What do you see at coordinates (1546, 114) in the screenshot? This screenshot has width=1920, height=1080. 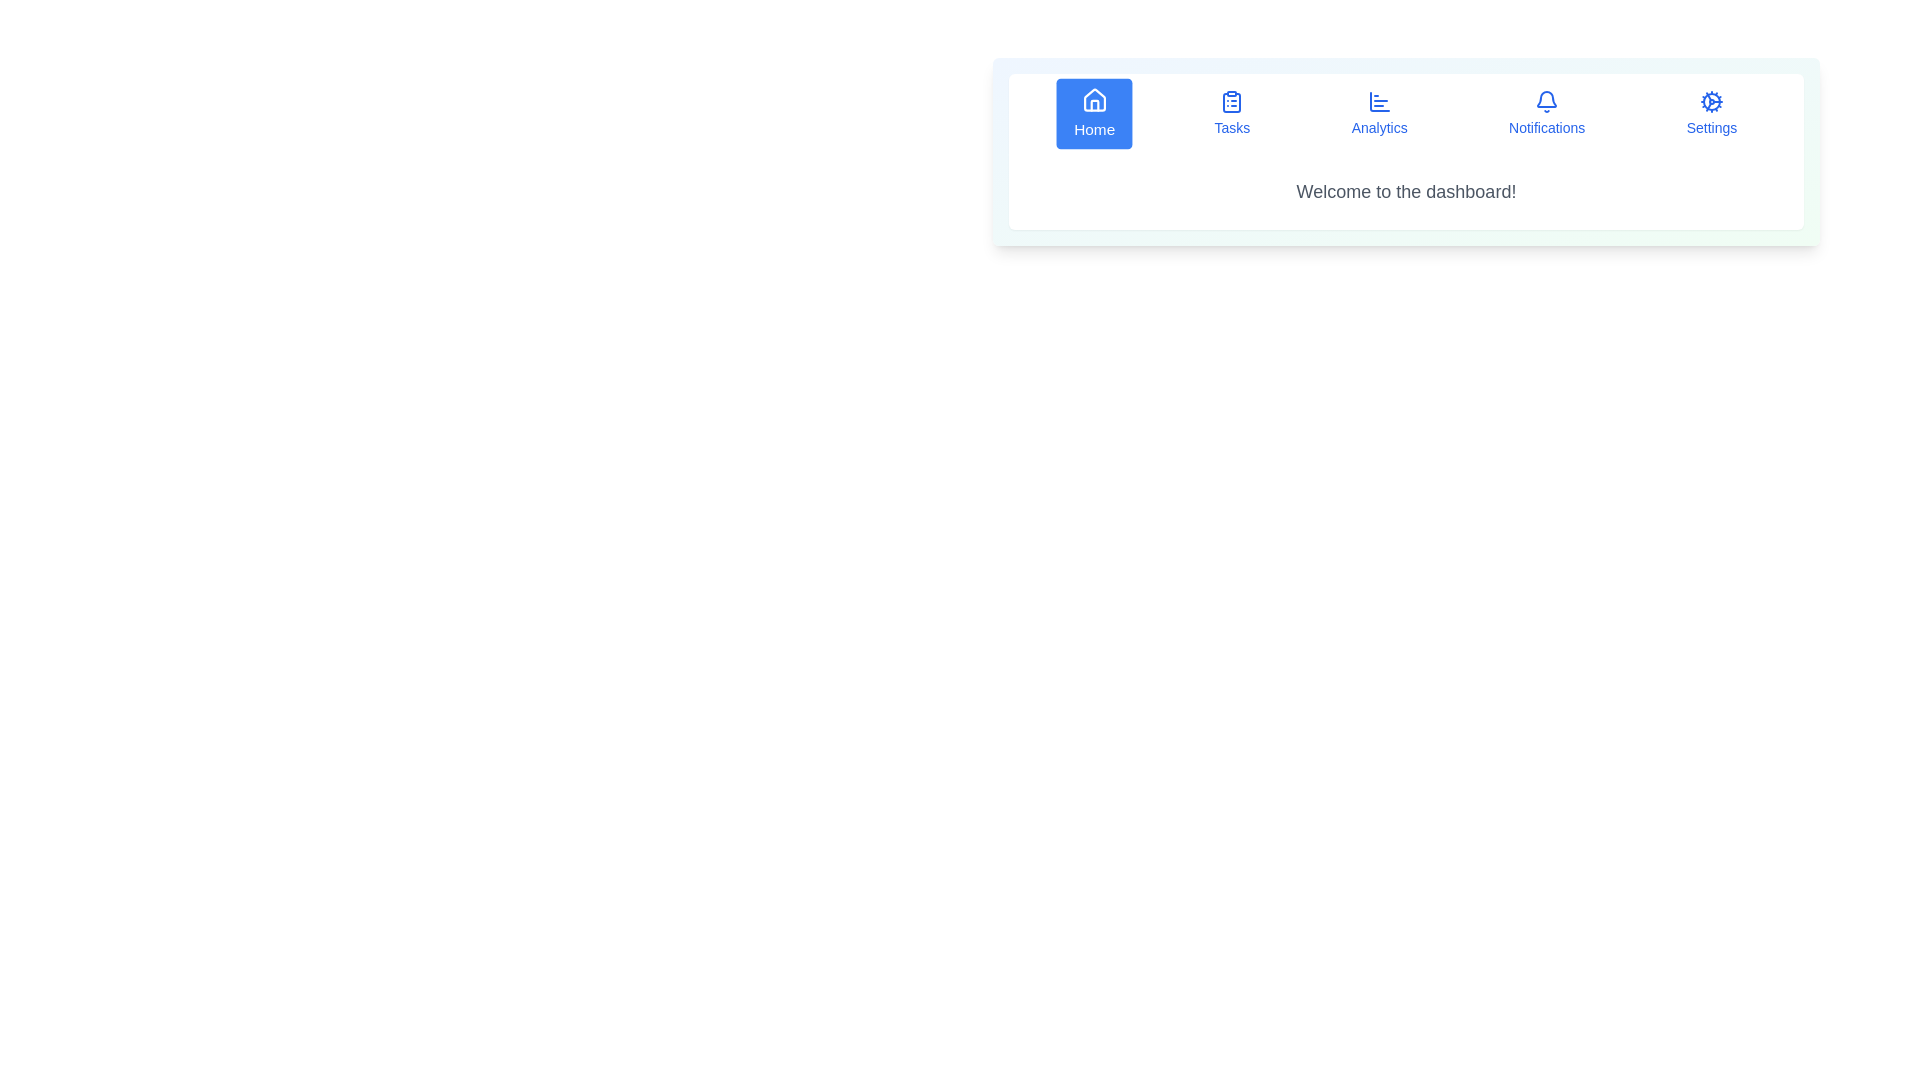 I see `the Notifications button` at bounding box center [1546, 114].